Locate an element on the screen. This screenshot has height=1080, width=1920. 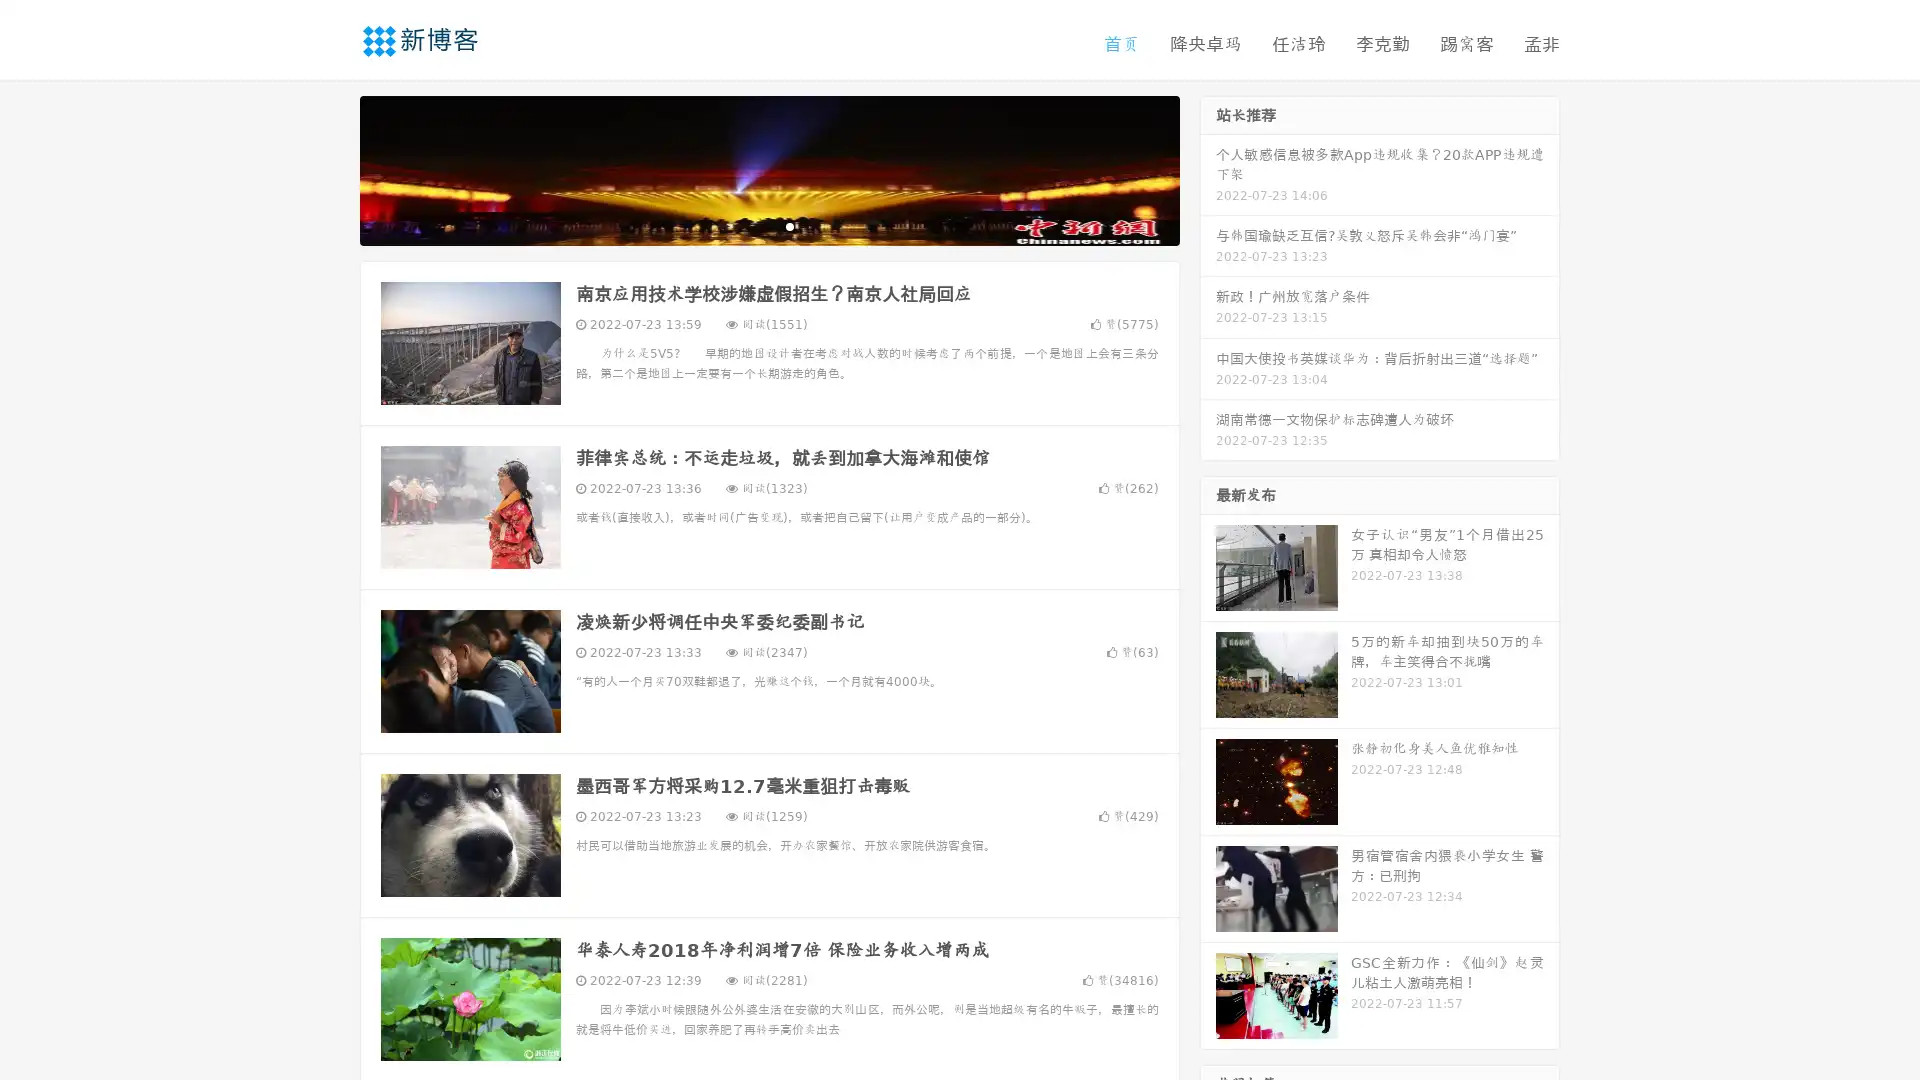
Previous slide is located at coordinates (330, 168).